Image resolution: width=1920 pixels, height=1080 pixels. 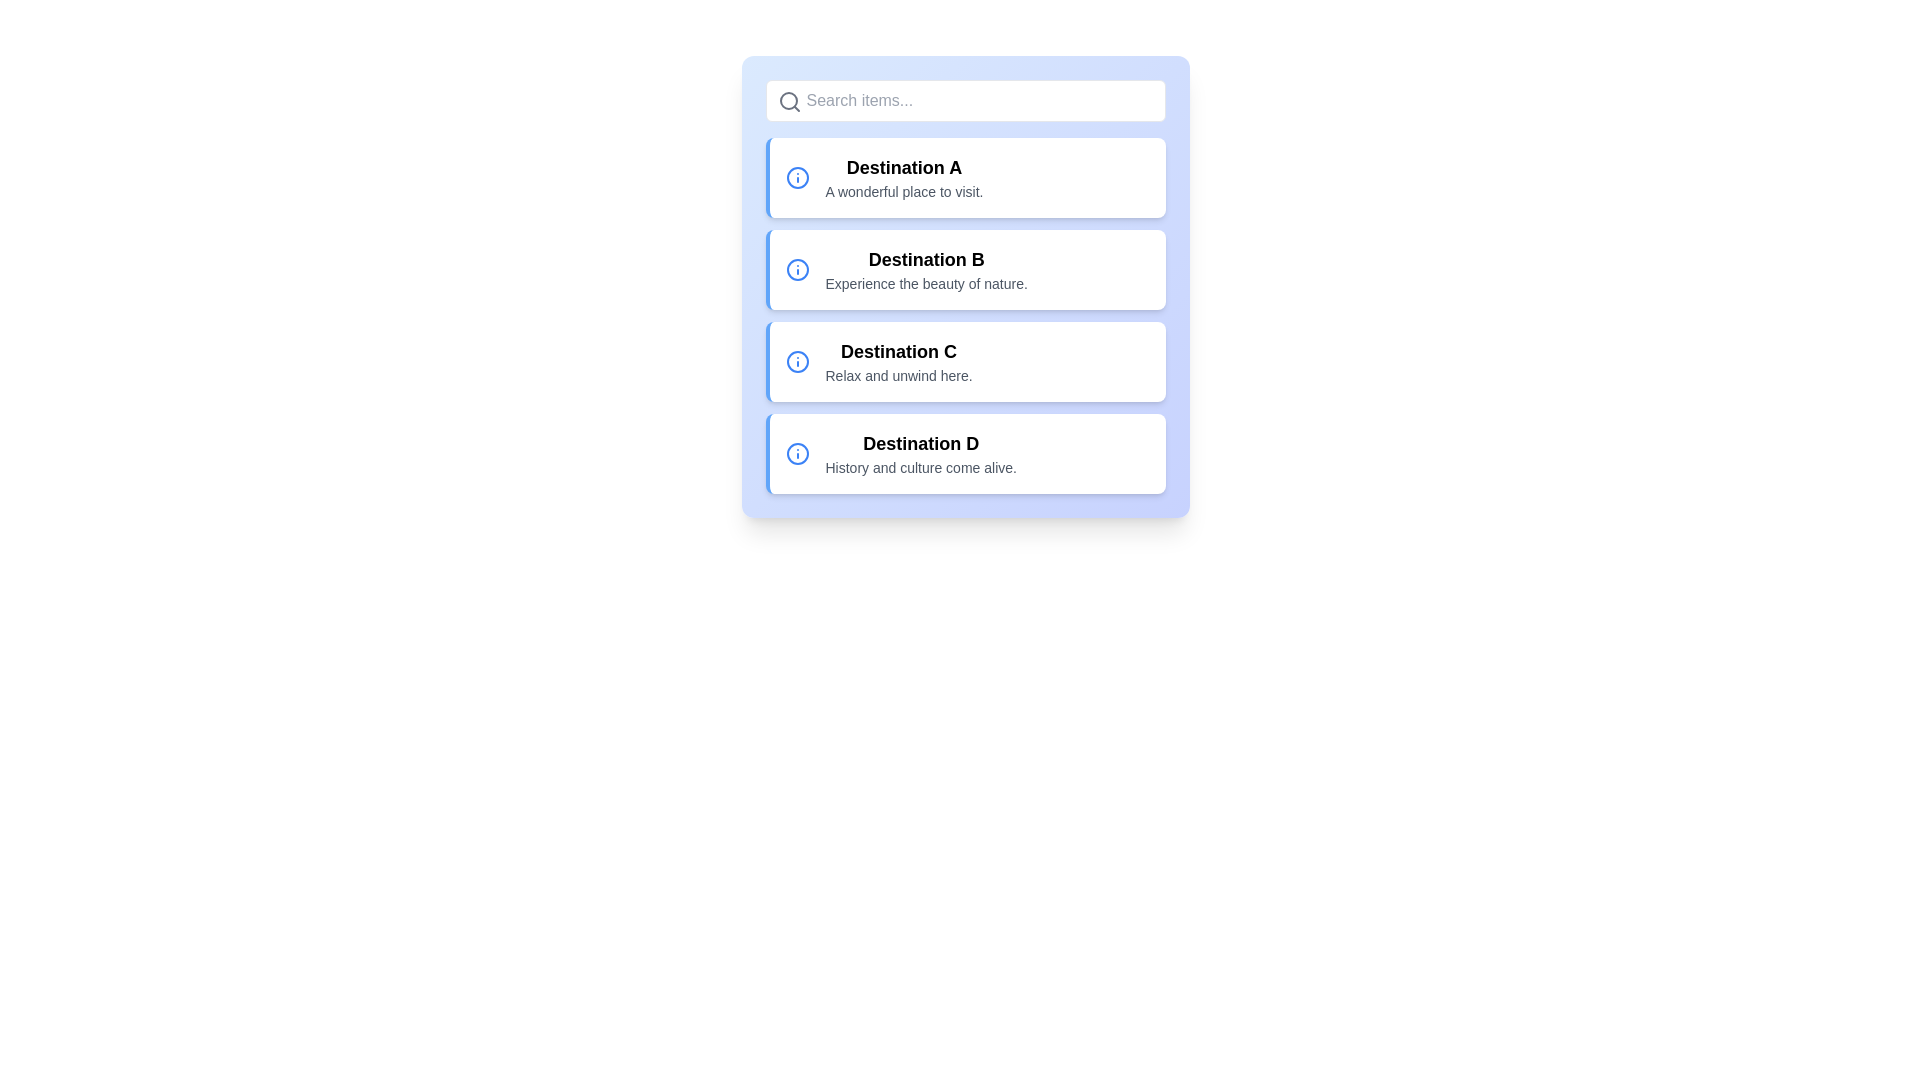 I want to click on destination details by clicking on the text label for 'Destination C', which is located in the third row of destination cards, styled with a white background and a left blue border, so click(x=898, y=362).